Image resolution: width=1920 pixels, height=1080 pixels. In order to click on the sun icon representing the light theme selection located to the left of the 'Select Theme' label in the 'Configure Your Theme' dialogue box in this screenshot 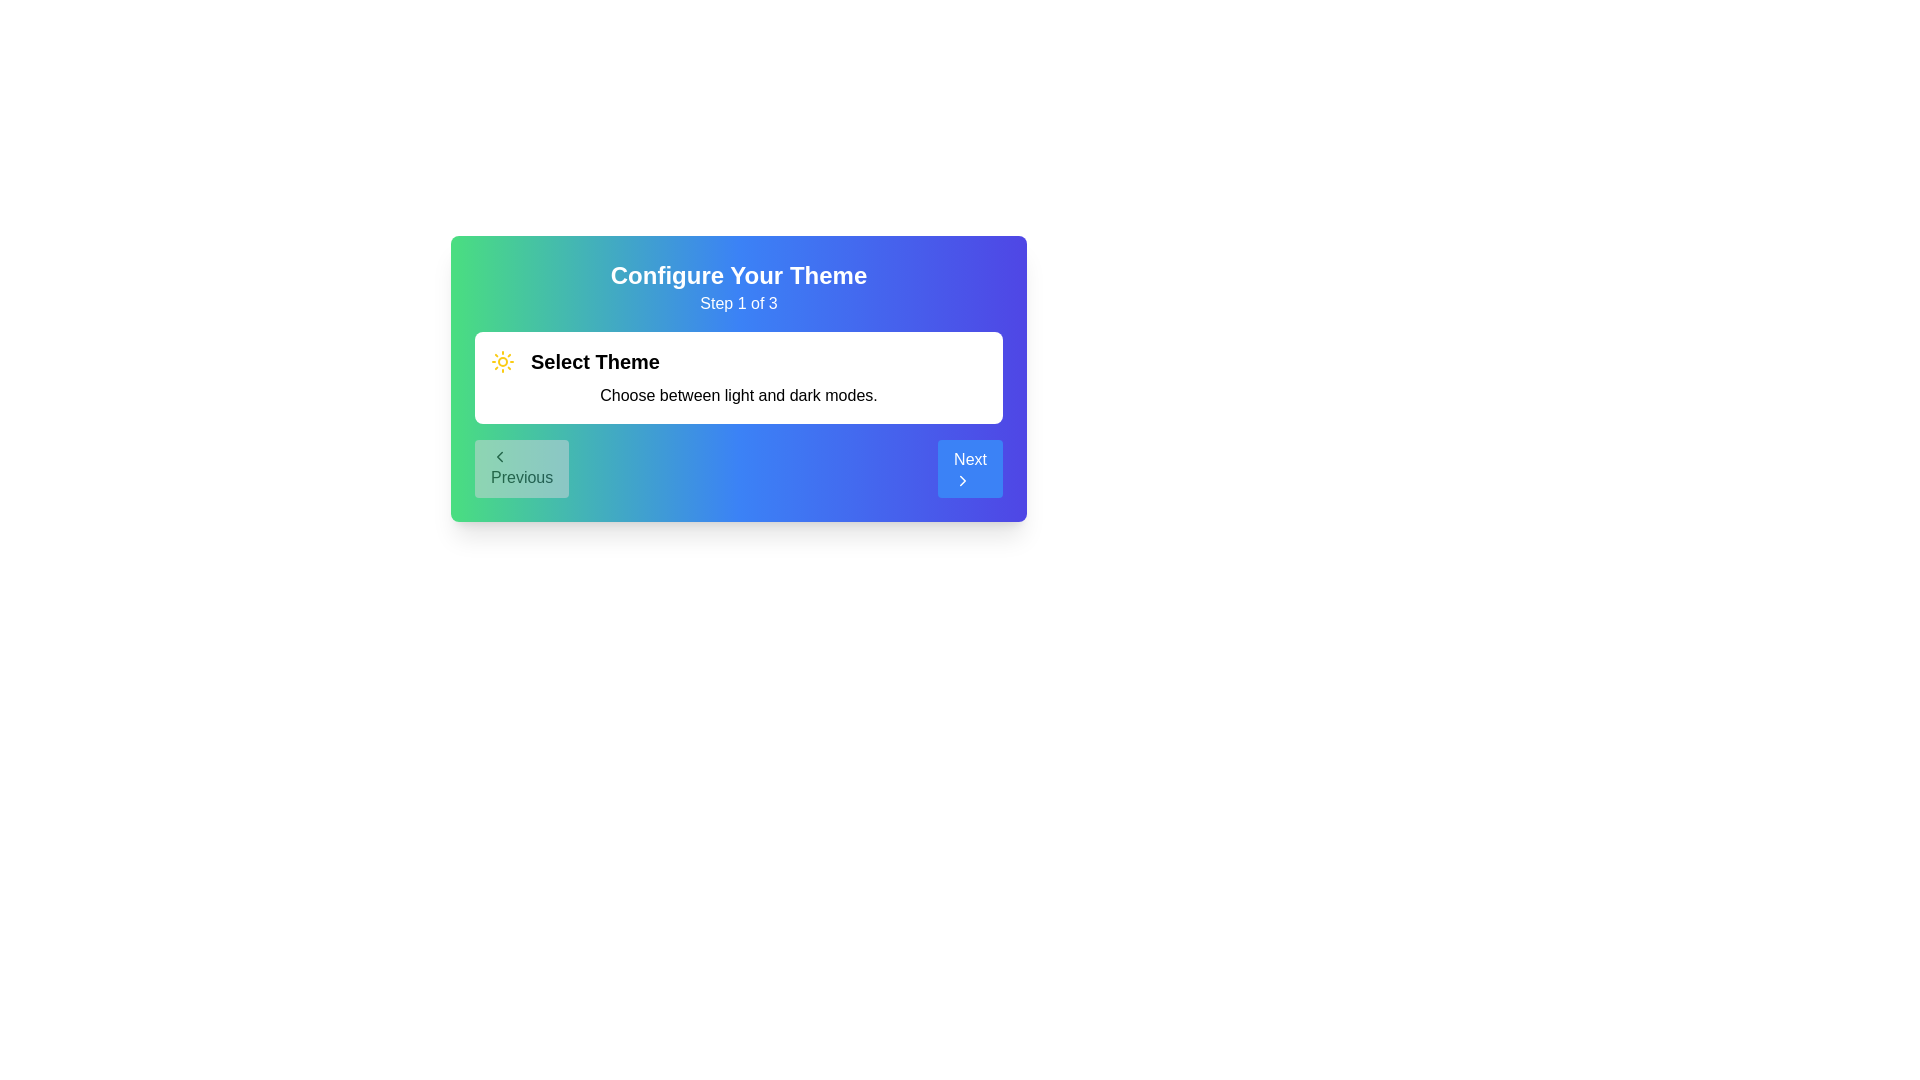, I will do `click(503, 362)`.